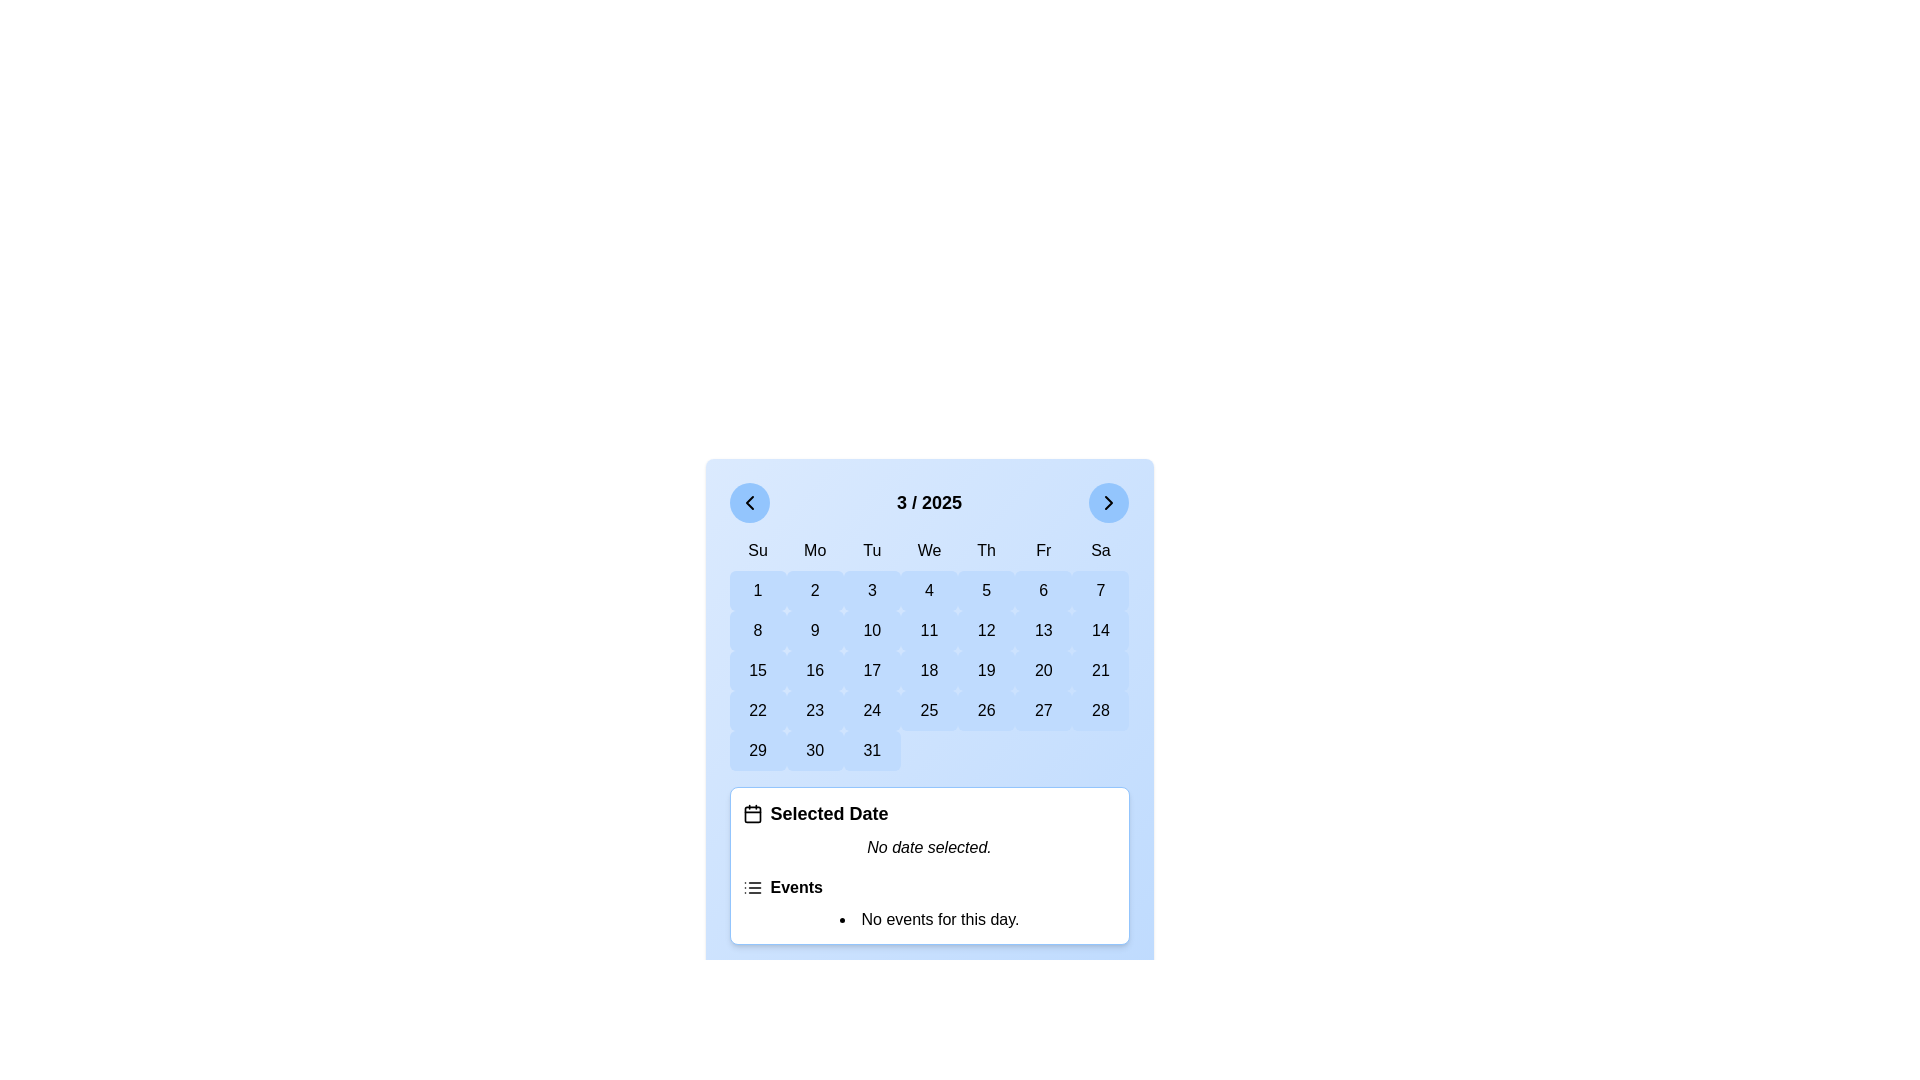  Describe the element at coordinates (815, 551) in the screenshot. I see `the static text label indicating 'Monday', which is the second header in the row of days in the calendar grid, positioned between 'Su' and 'Tu'` at that location.